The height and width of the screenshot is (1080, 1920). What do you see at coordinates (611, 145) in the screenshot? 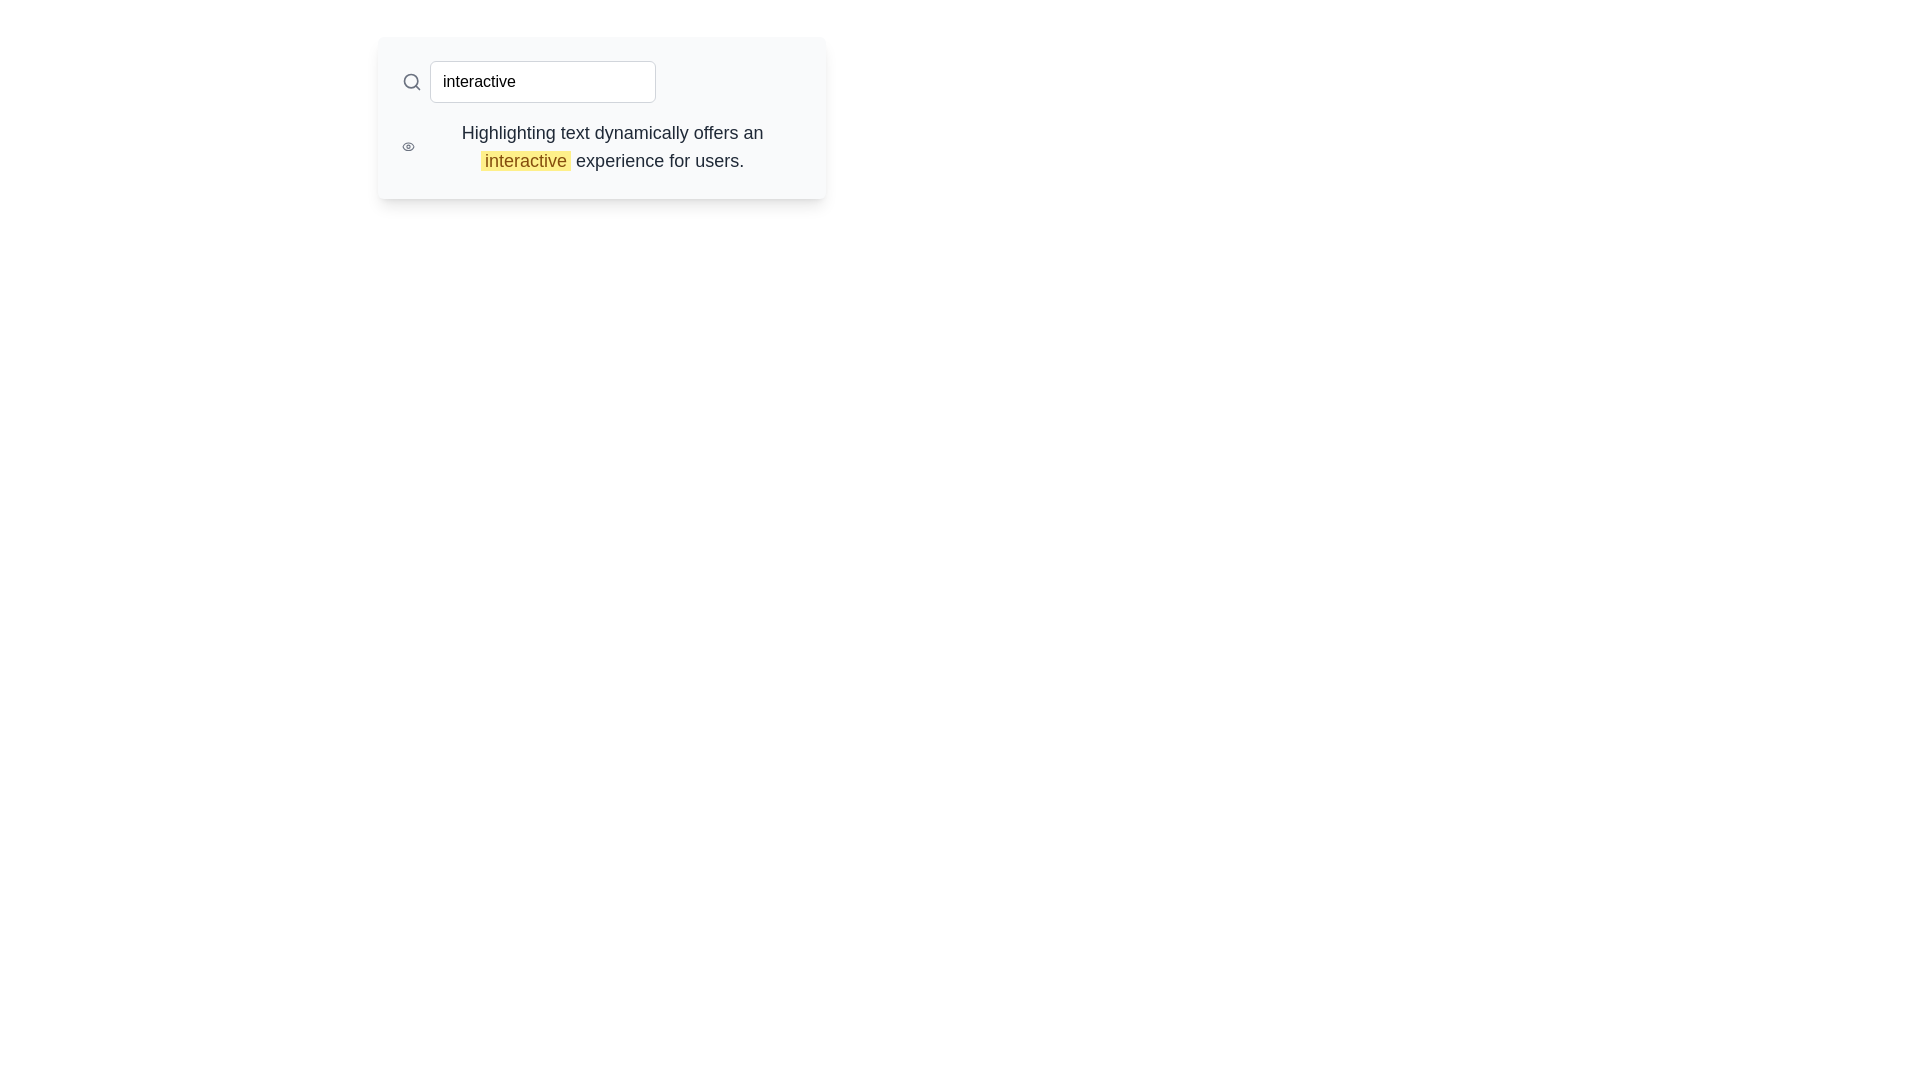
I see `the highlighted word 'interactive' in the textual element that features a distinctive yellow highlight and is styled differently from the rest of the text` at bounding box center [611, 145].